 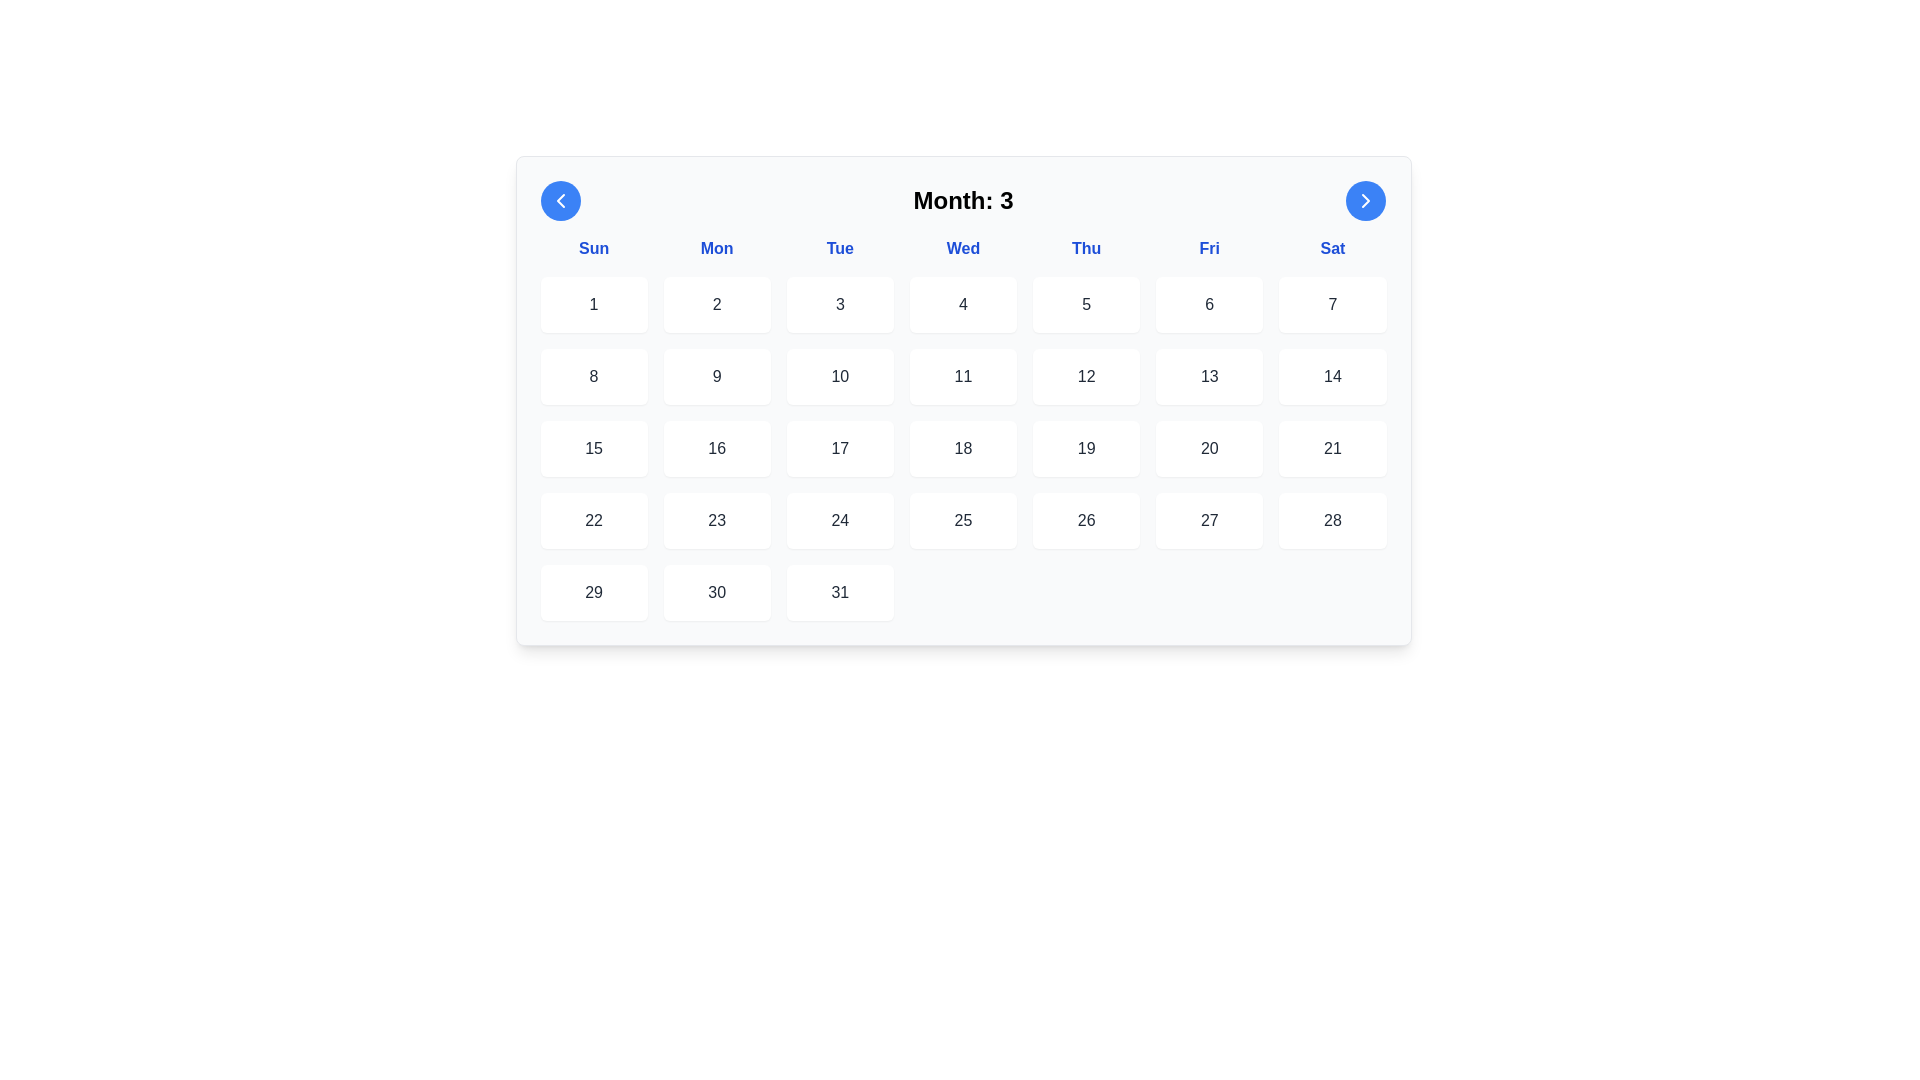 What do you see at coordinates (1332, 304) in the screenshot?
I see `the Calendar day cell displaying the number '7' in the top row under the 'Sat' column heading` at bounding box center [1332, 304].